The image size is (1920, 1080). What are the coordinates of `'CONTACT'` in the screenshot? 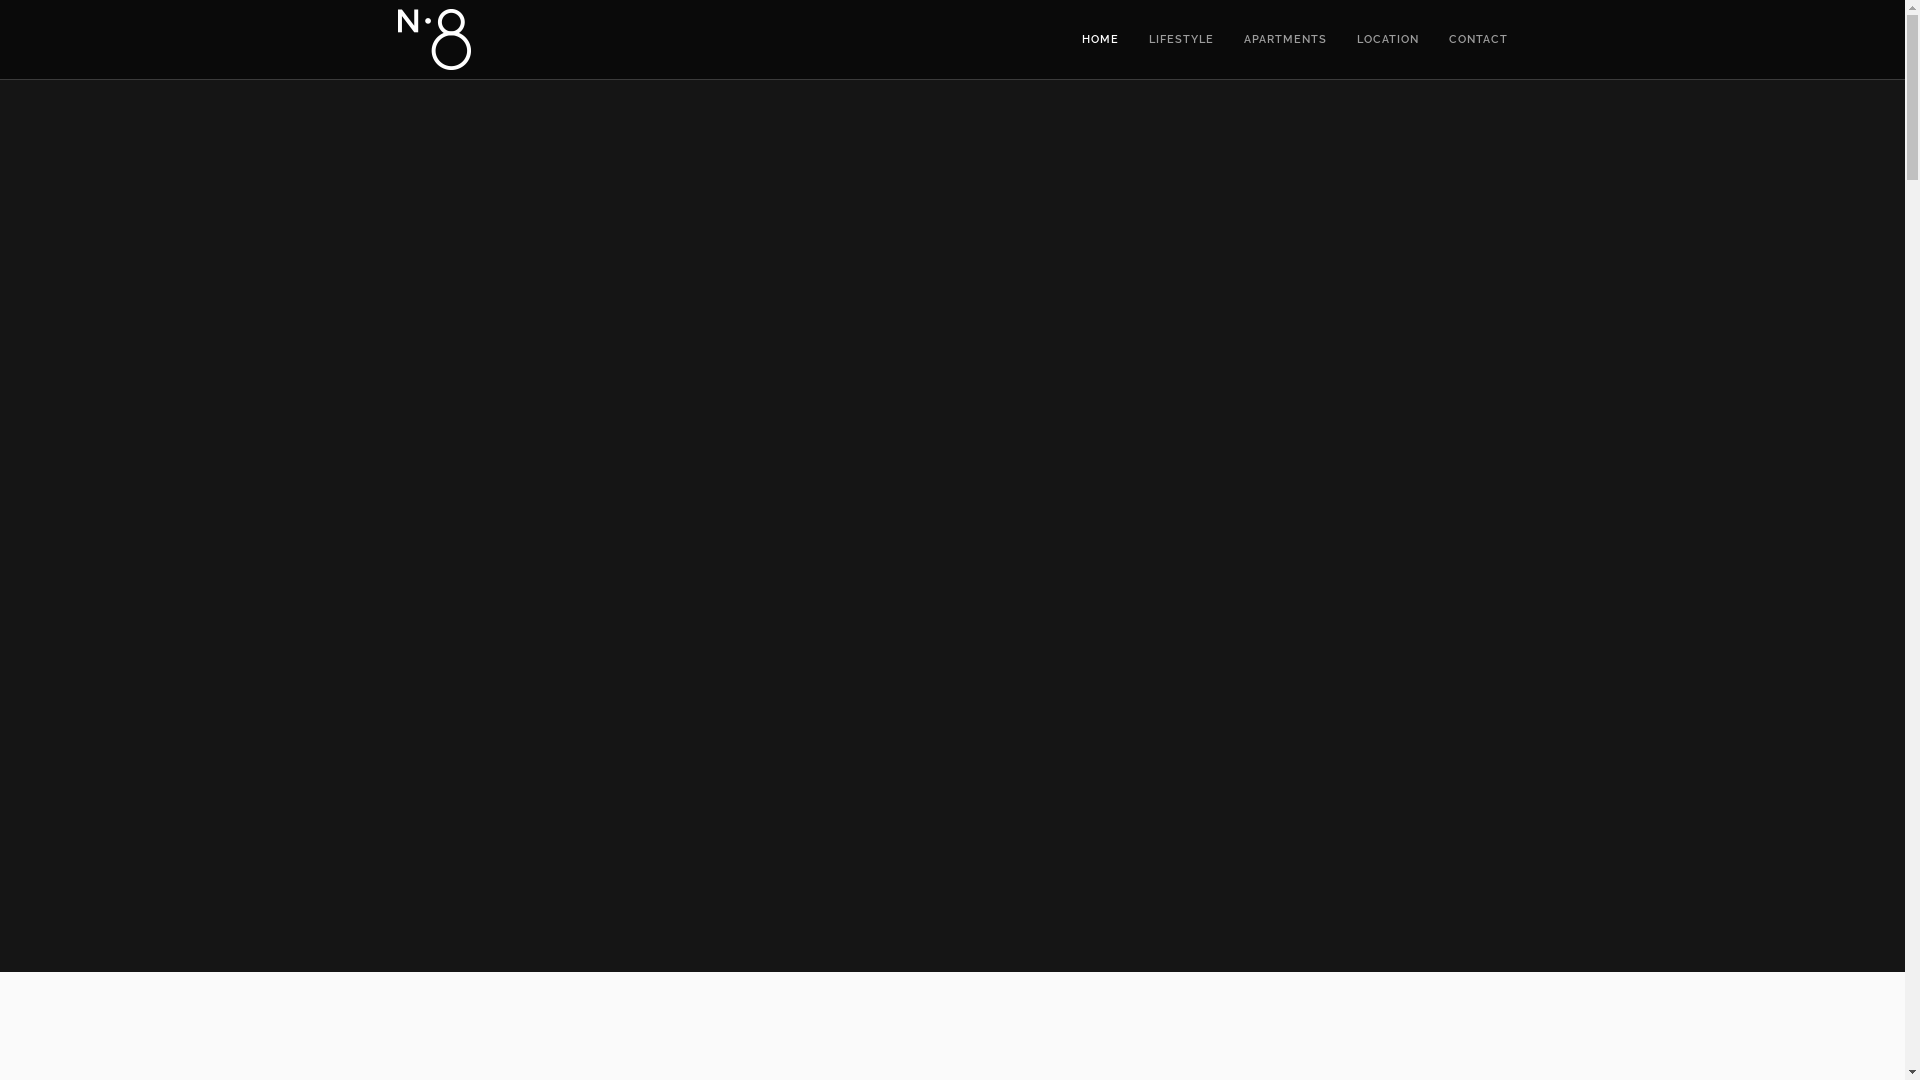 It's located at (1477, 39).